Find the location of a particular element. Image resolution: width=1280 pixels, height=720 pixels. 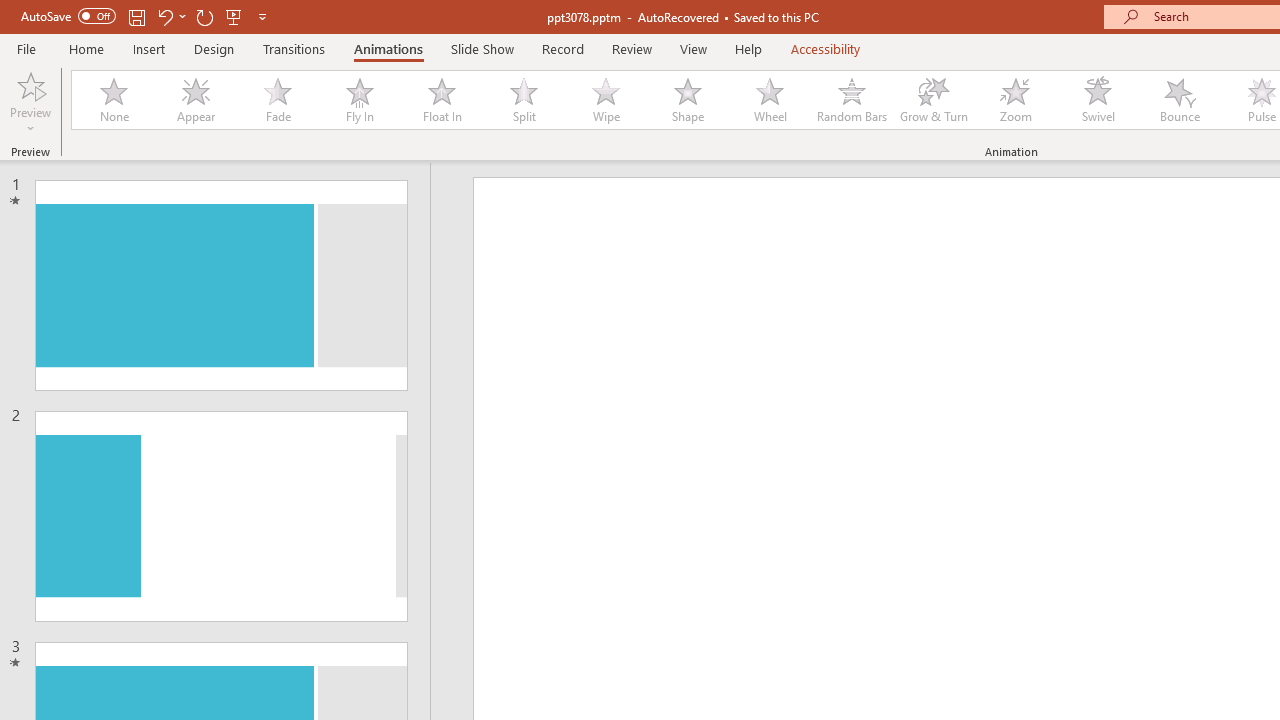

'AutoSave' is located at coordinates (68, 16).